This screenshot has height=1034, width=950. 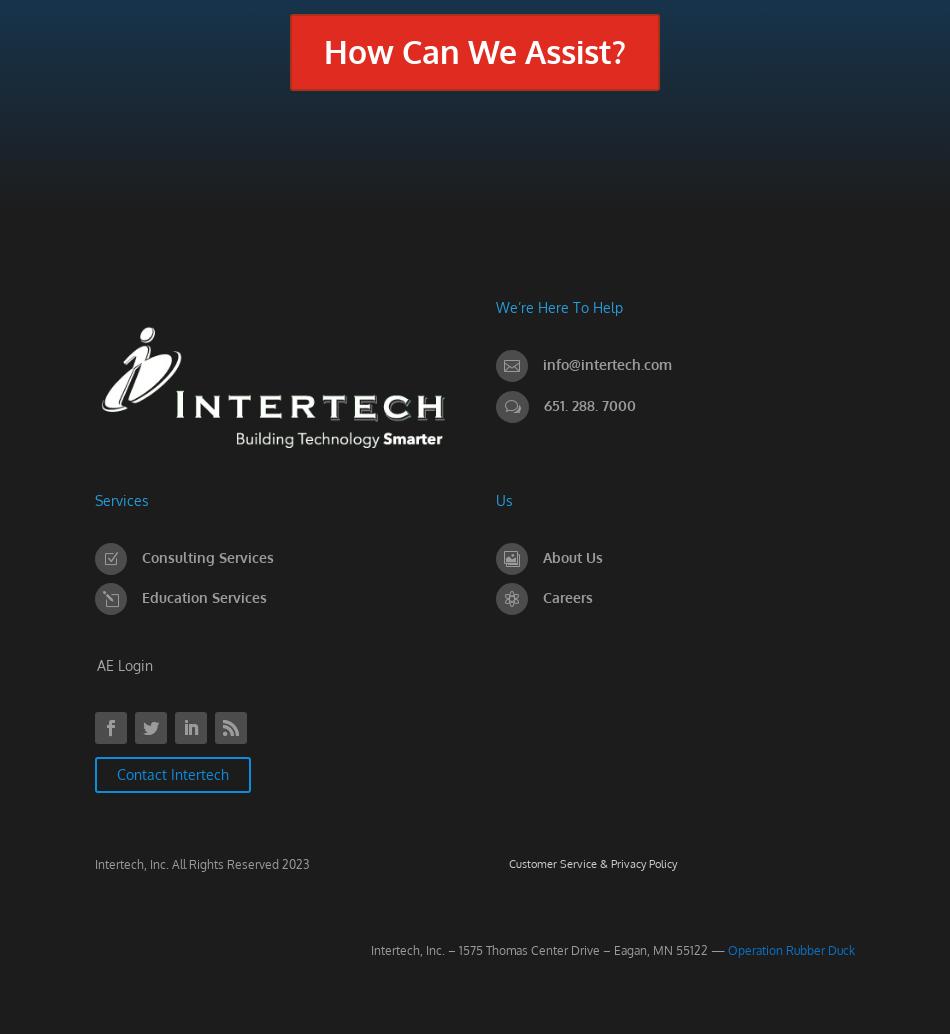 I want to click on 'Intertech, Inc. – 1575 Thomas Center Drive – Eagan, MN 55122 —', so click(x=549, y=949).